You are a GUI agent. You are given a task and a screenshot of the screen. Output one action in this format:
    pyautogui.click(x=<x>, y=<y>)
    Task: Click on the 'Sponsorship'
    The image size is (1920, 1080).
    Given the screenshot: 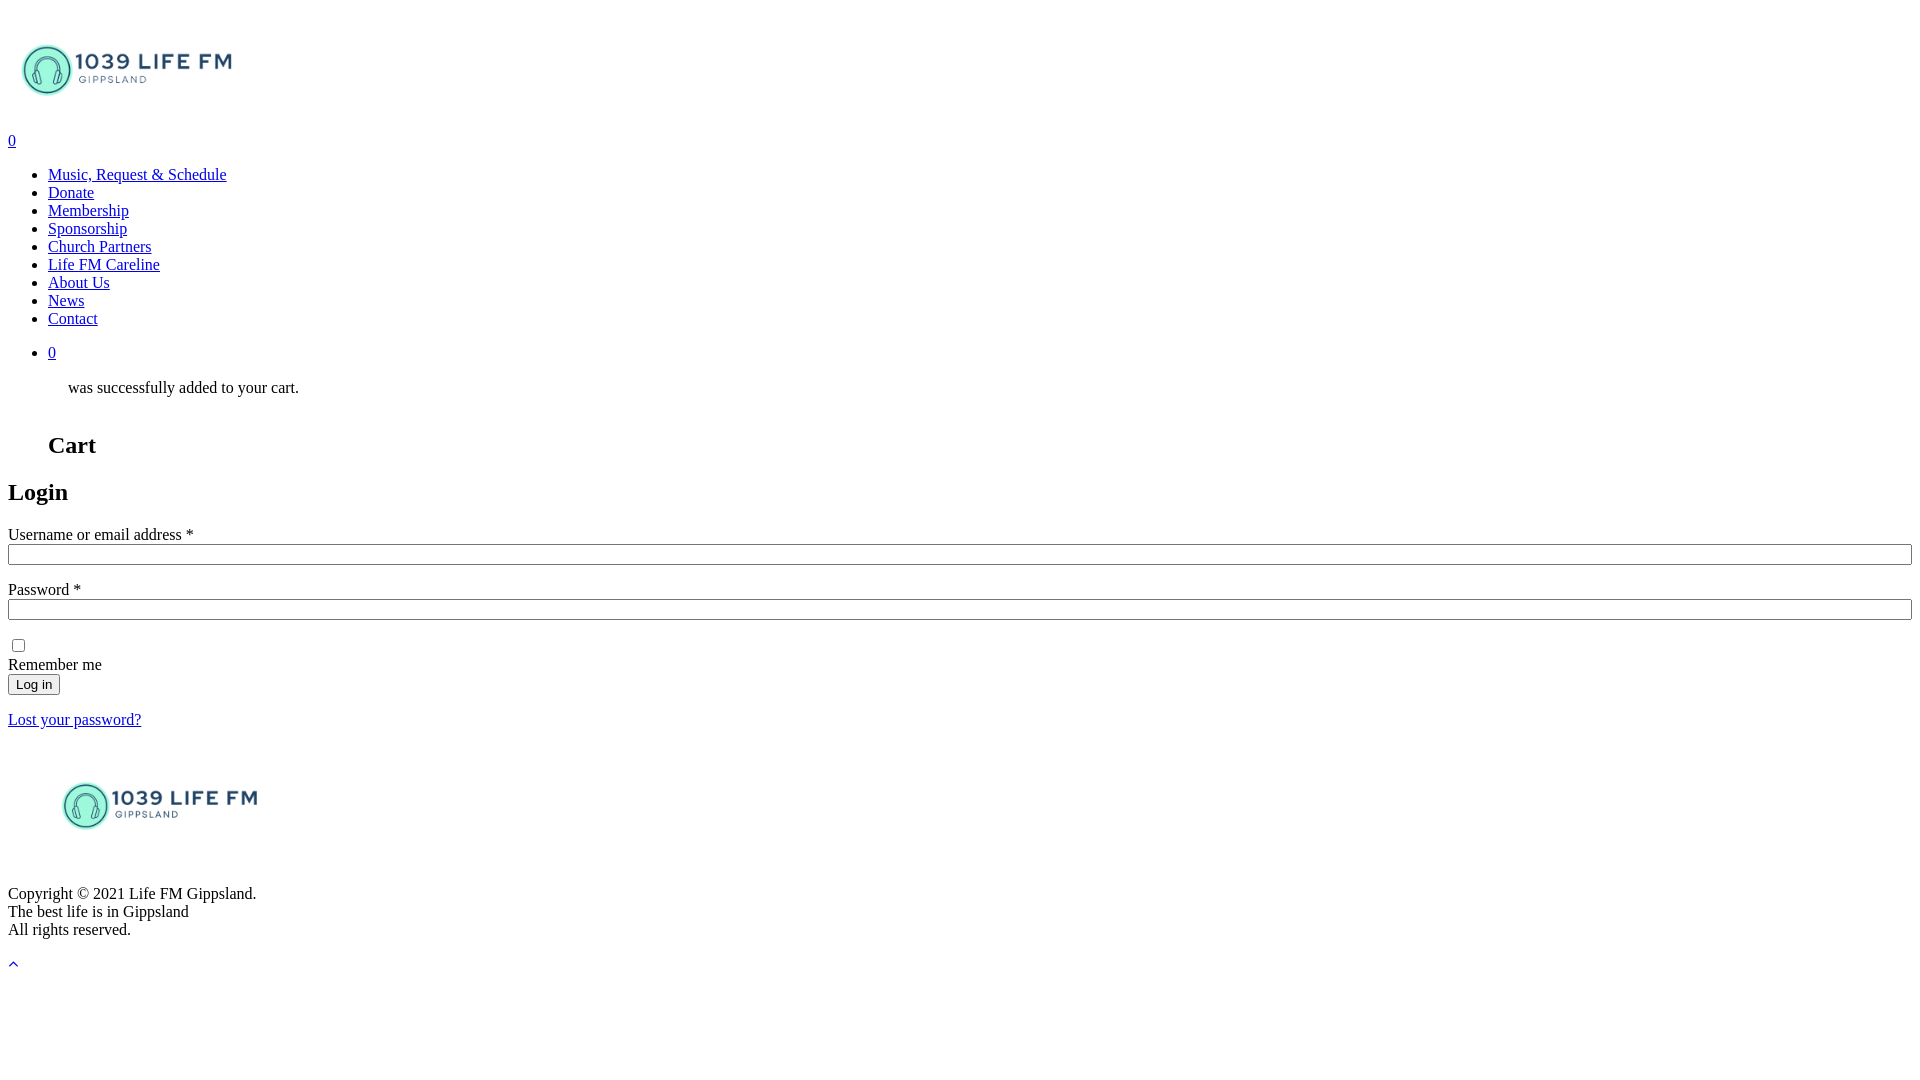 What is the action you would take?
    pyautogui.click(x=48, y=227)
    